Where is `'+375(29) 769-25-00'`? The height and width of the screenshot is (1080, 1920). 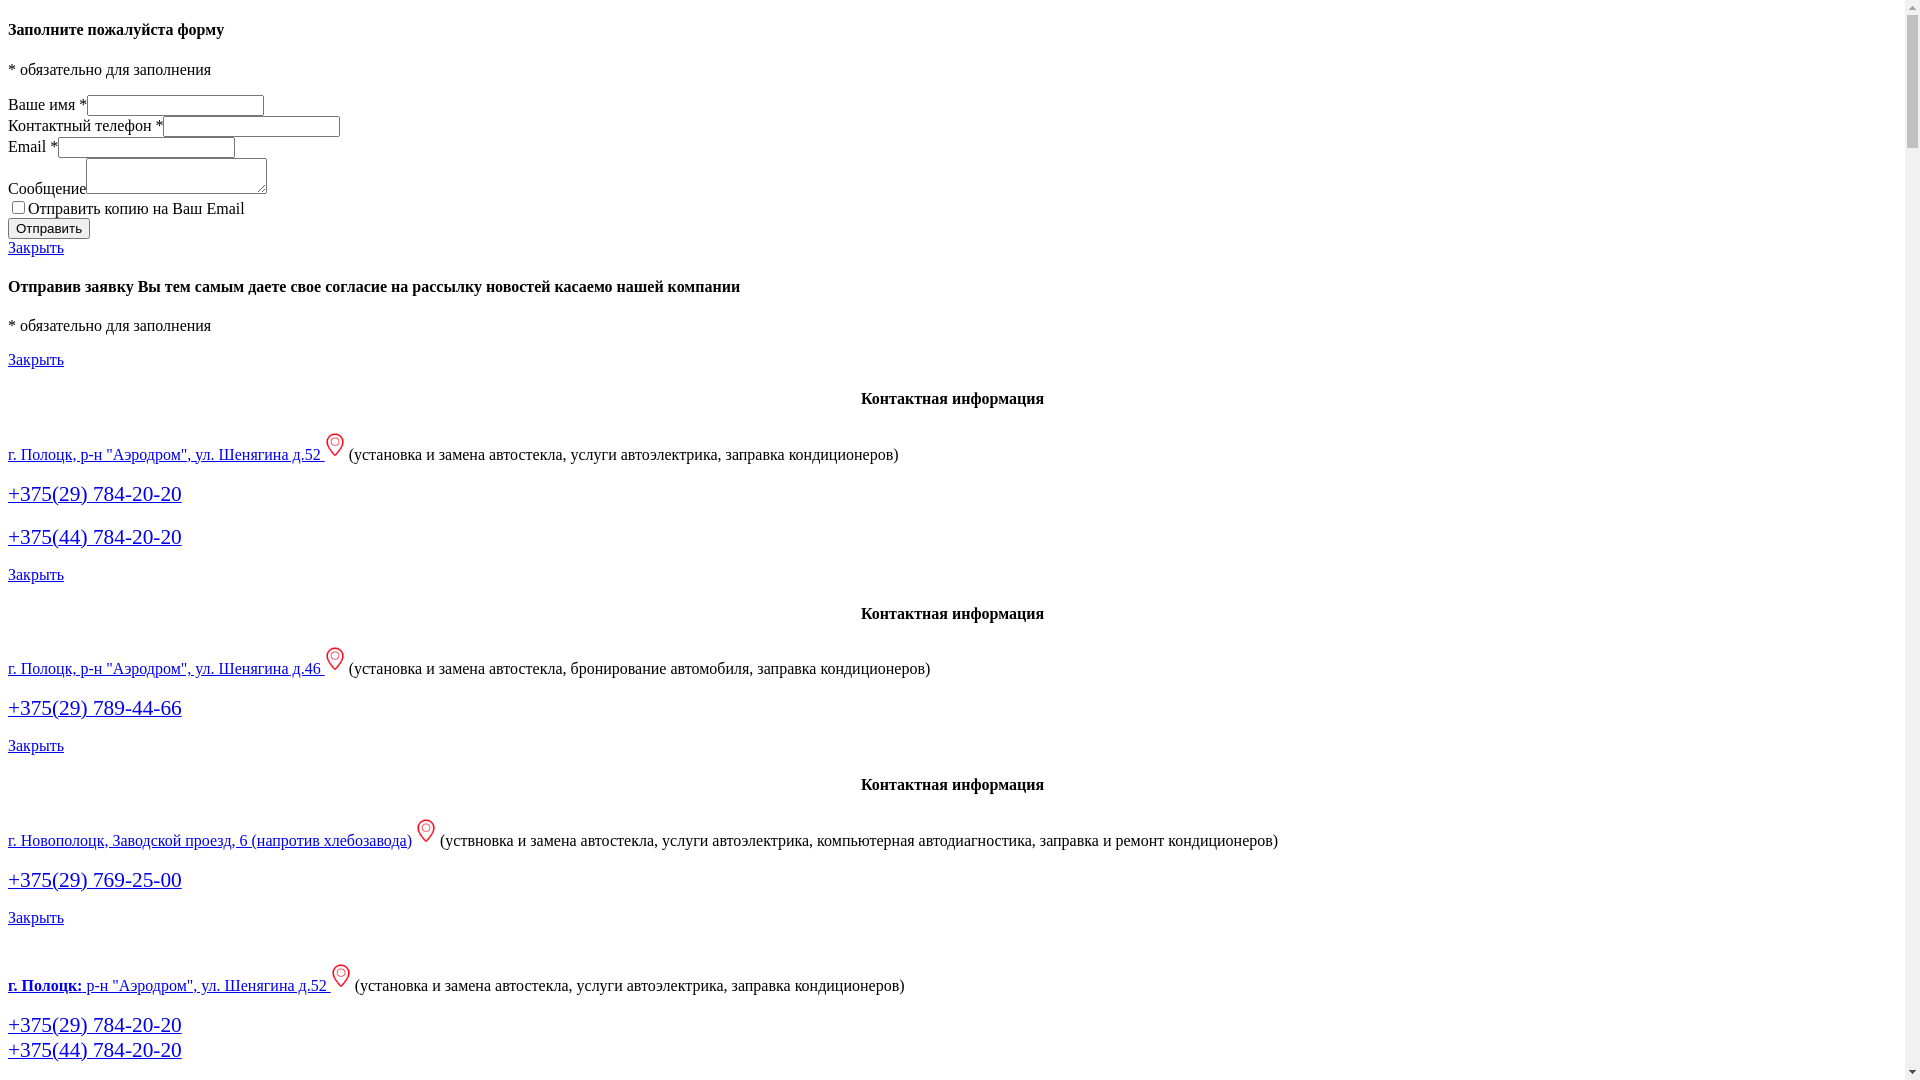 '+375(29) 769-25-00' is located at coordinates (94, 880).